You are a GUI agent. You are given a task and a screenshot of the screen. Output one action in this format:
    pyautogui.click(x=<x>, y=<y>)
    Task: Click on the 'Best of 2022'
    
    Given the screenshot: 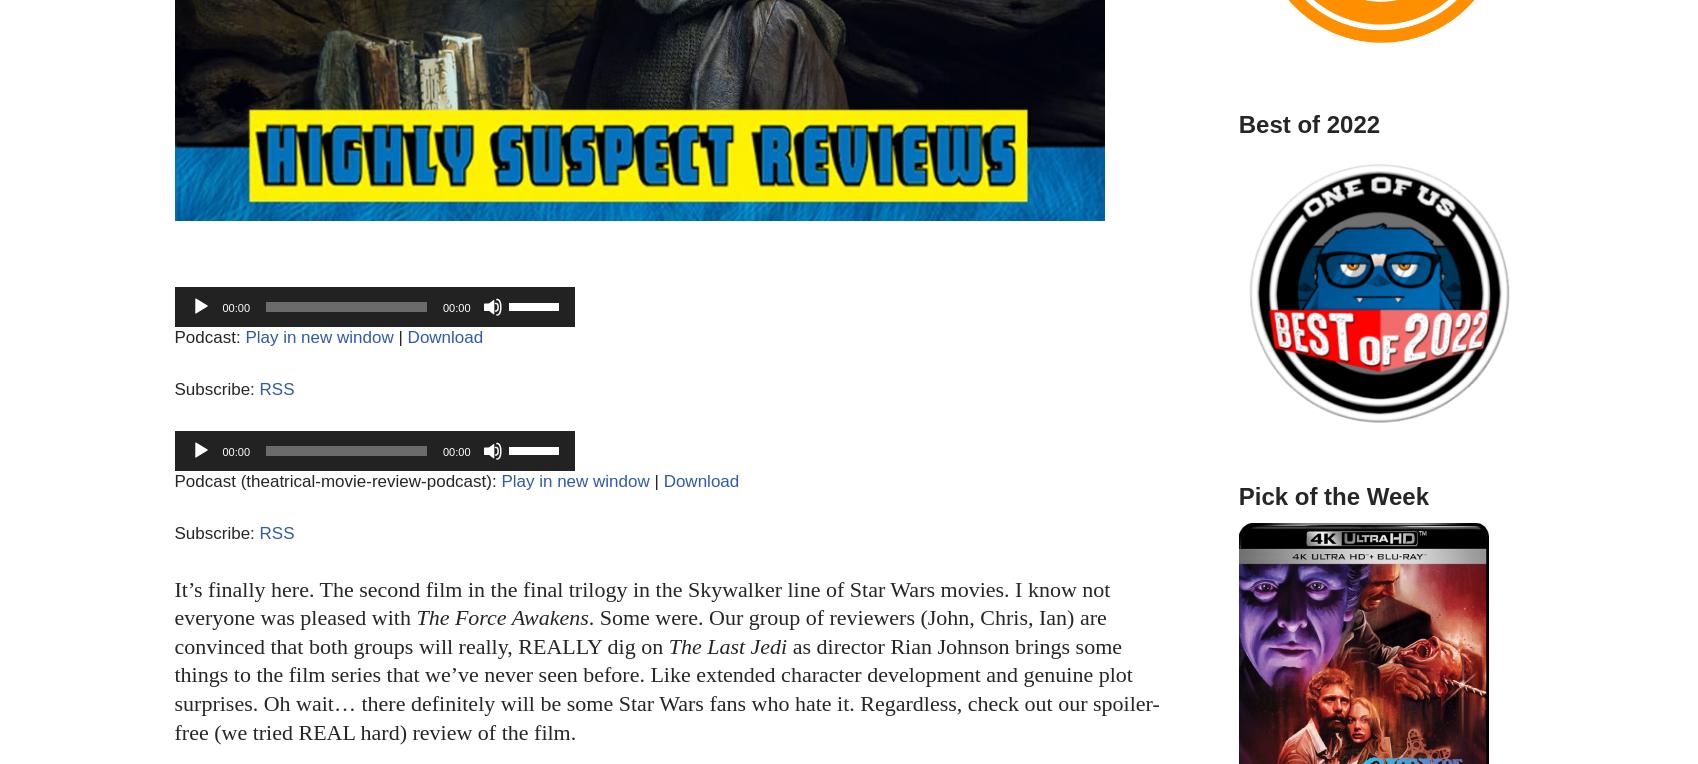 What is the action you would take?
    pyautogui.click(x=1307, y=123)
    